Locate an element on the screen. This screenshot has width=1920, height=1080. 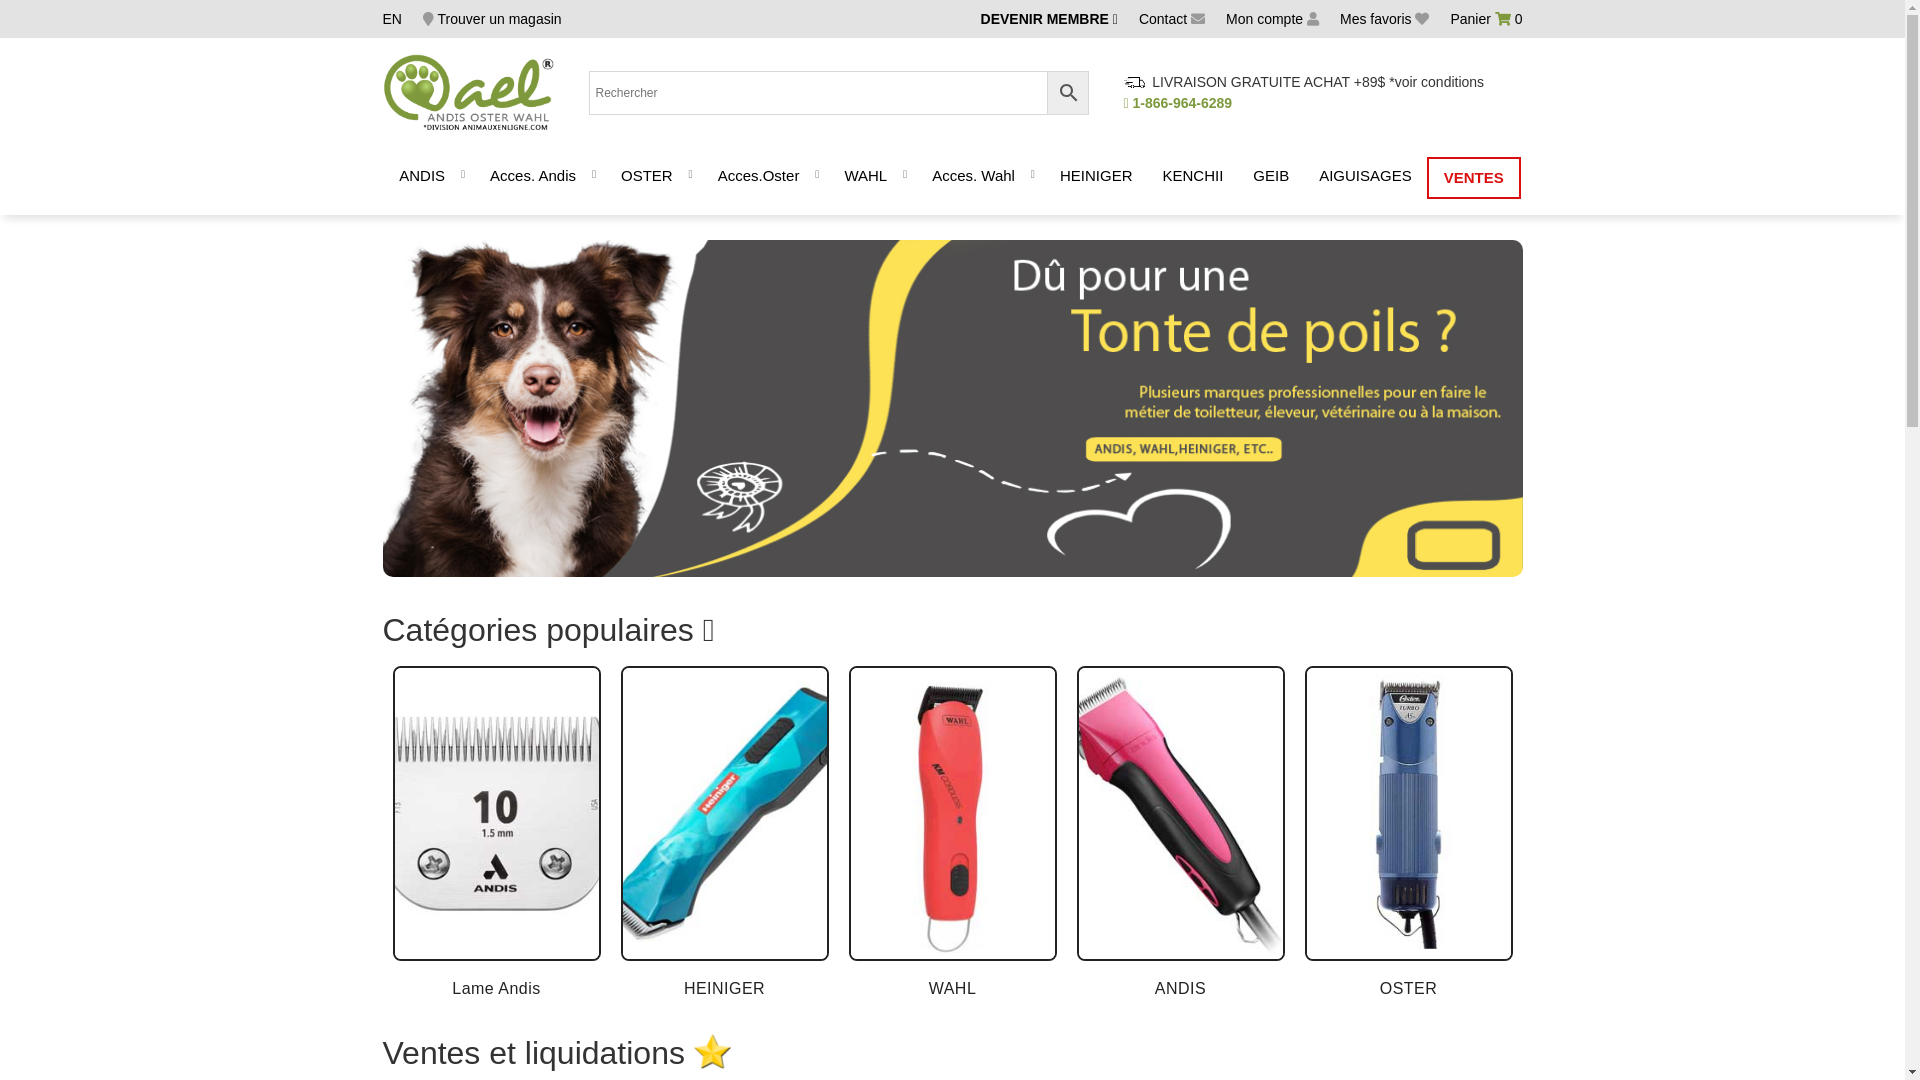
'HEINIGER' is located at coordinates (723, 833).